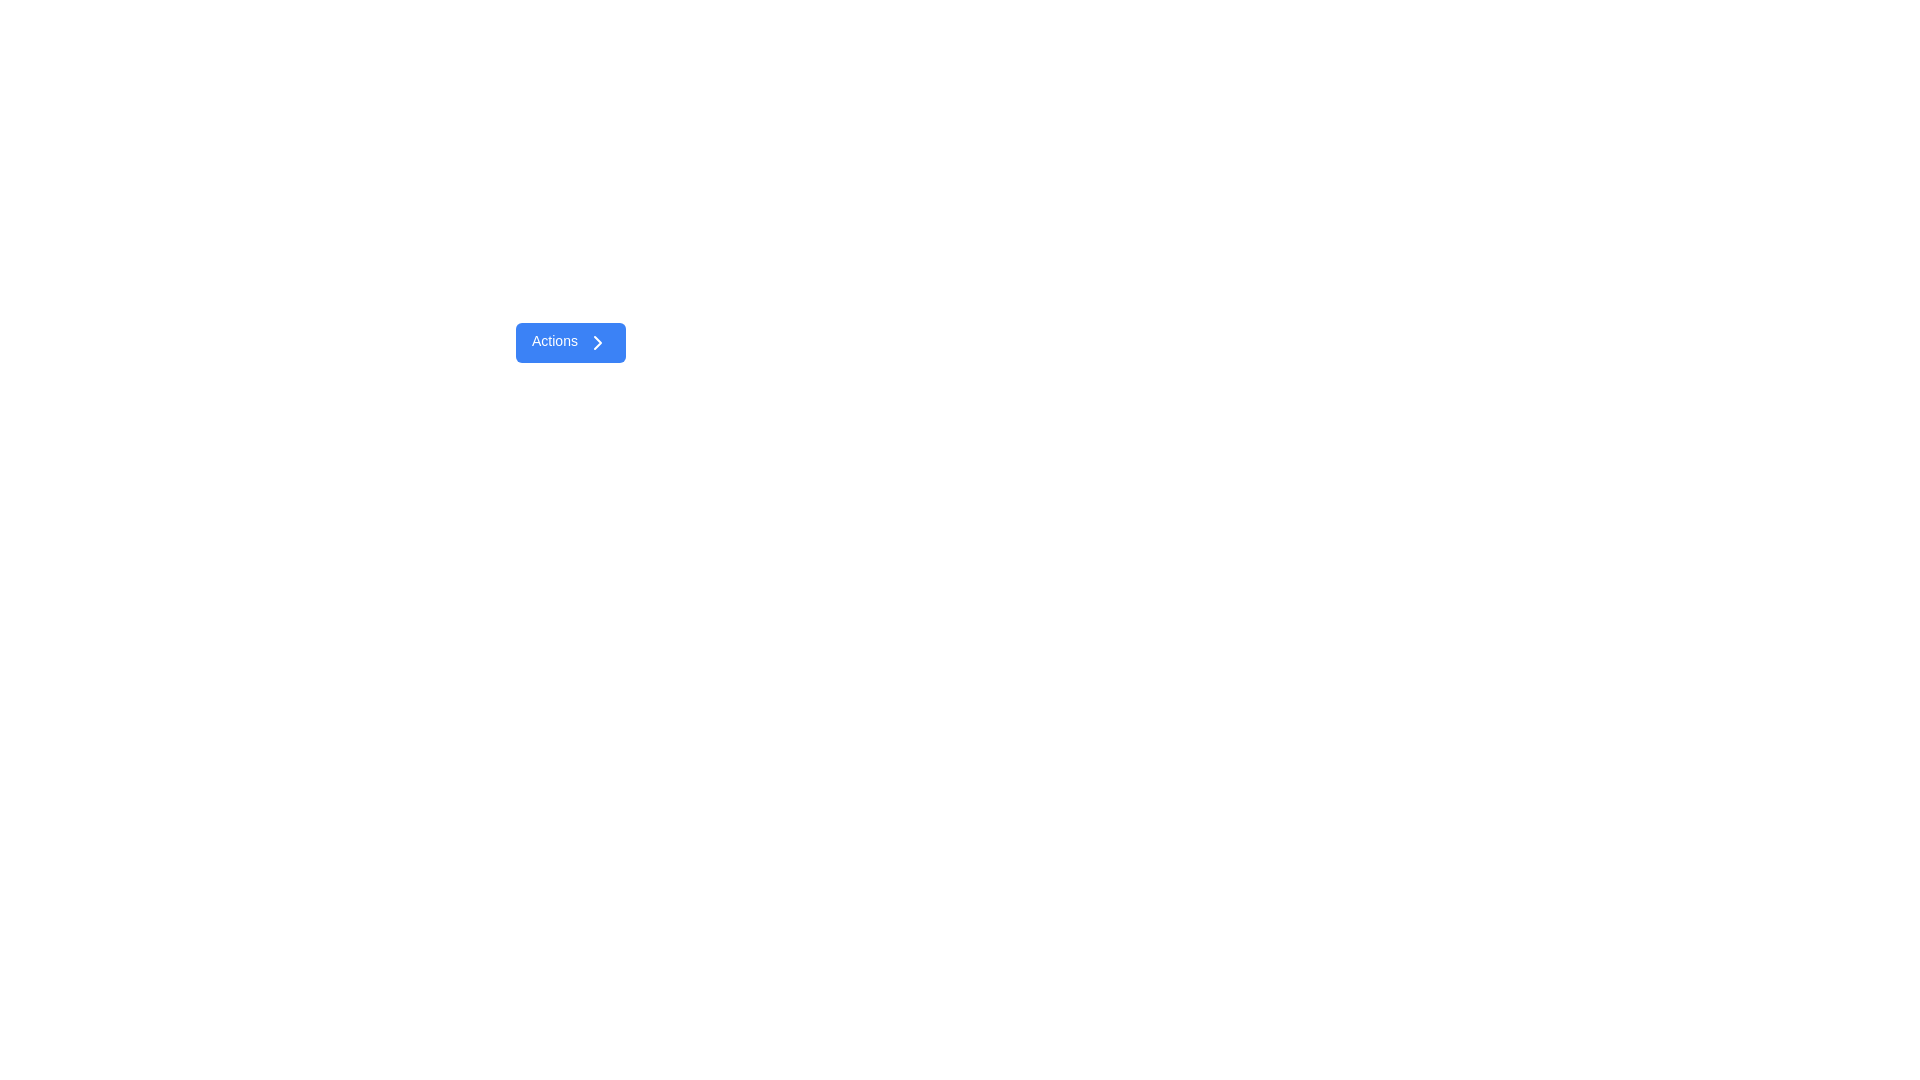 The width and height of the screenshot is (1920, 1080). I want to click on the Chevron Right icon located next to the 'Actions' label, so click(596, 342).